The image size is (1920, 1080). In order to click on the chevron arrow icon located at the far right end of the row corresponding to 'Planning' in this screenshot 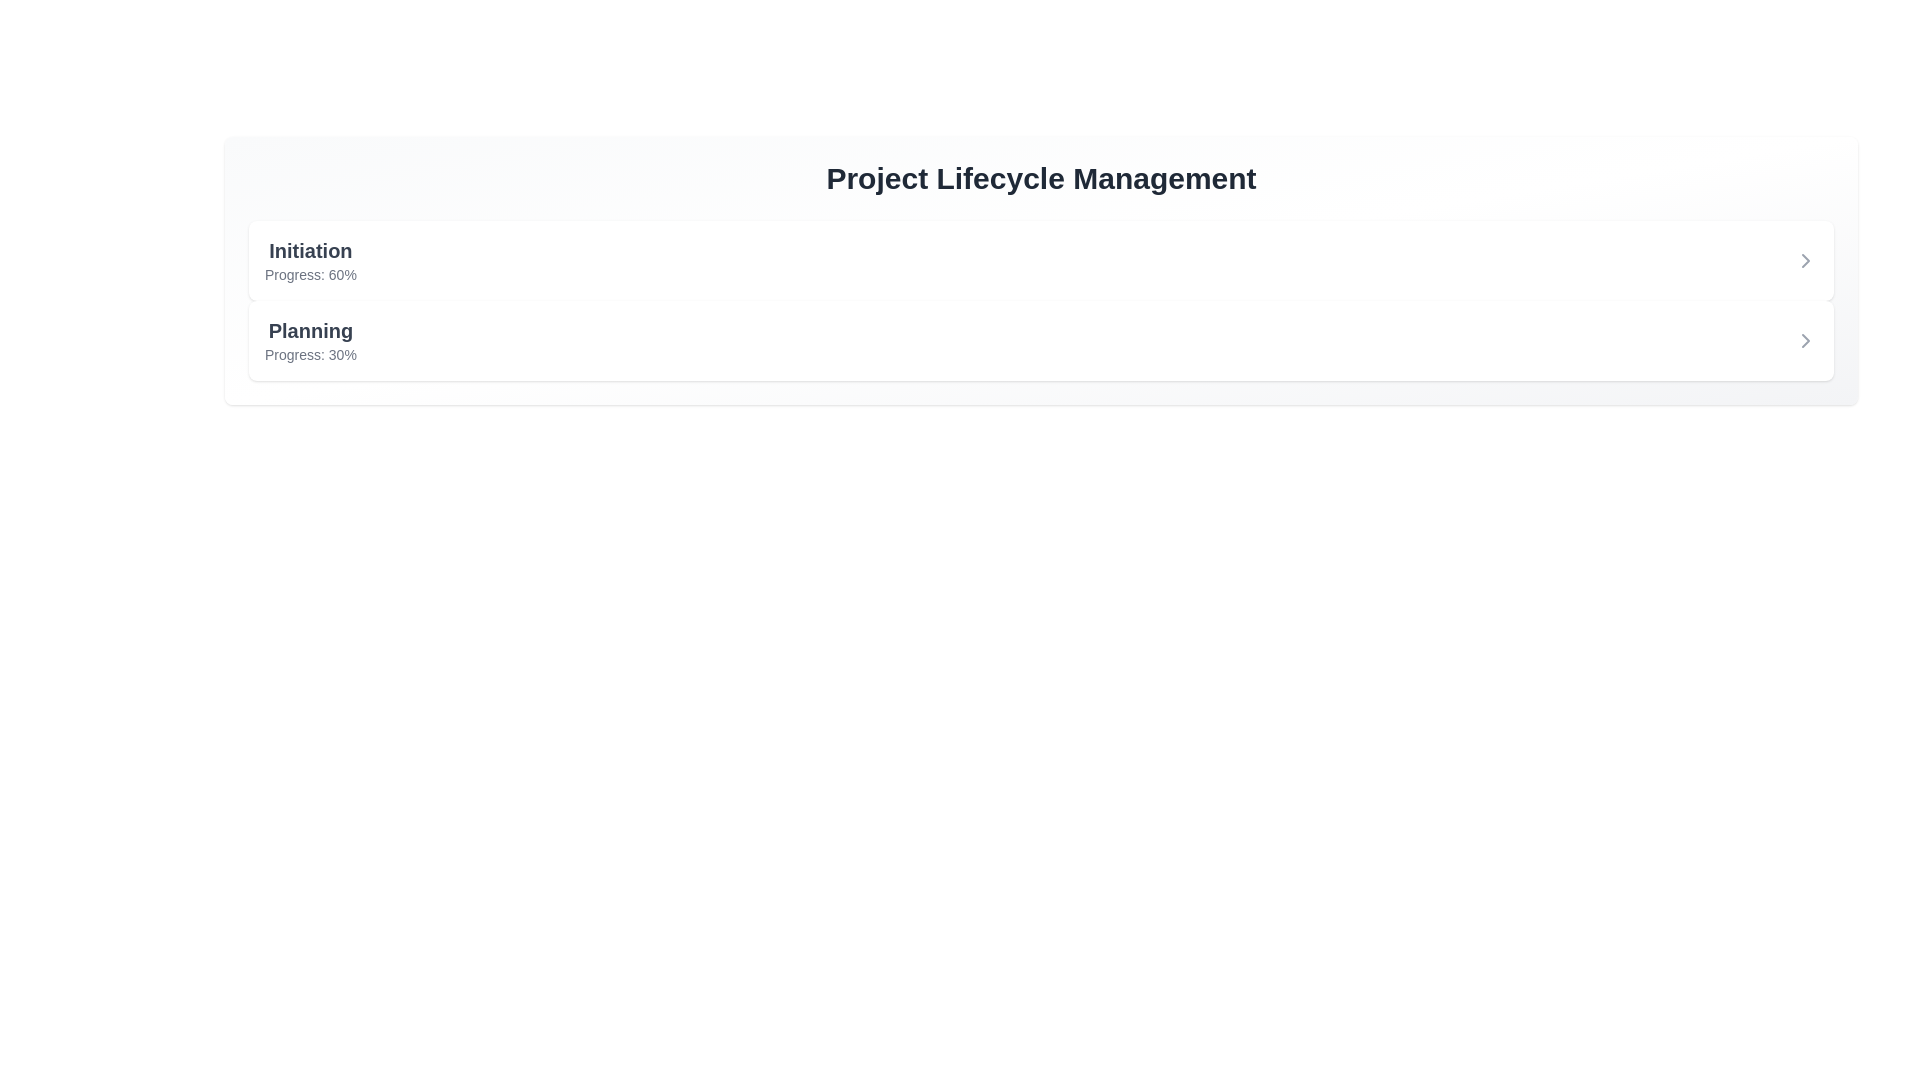, I will do `click(1805, 260)`.